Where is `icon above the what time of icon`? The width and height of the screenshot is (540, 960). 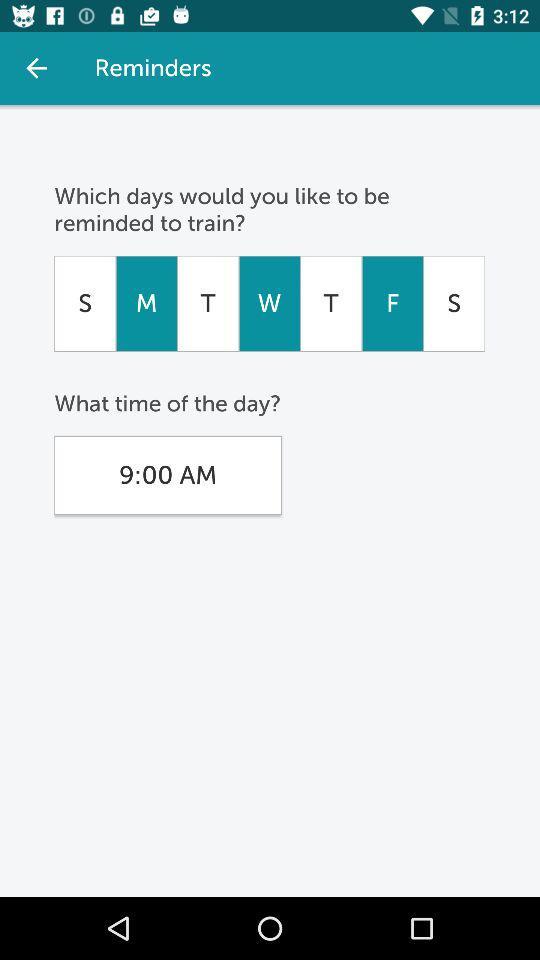 icon above the what time of icon is located at coordinates (269, 303).